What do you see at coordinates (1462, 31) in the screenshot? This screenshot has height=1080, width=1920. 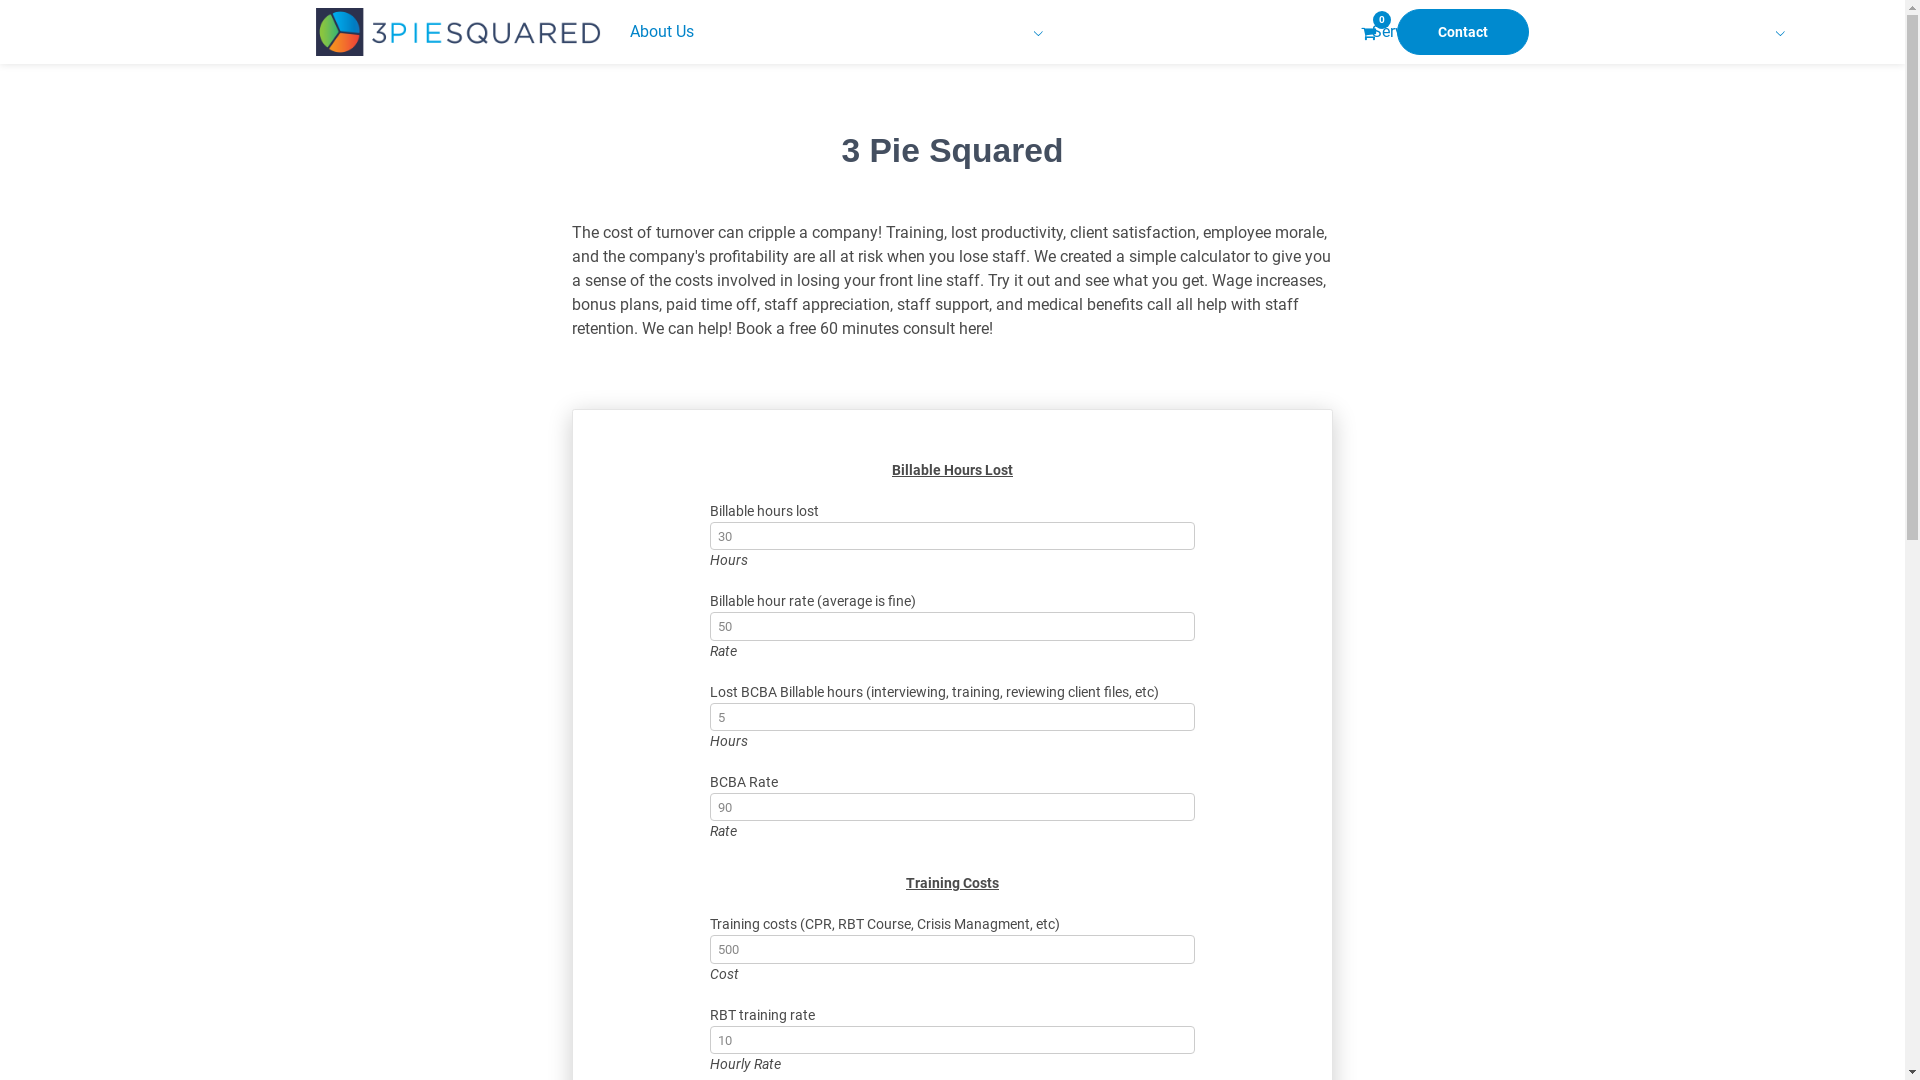 I see `'Contact'` at bounding box center [1462, 31].